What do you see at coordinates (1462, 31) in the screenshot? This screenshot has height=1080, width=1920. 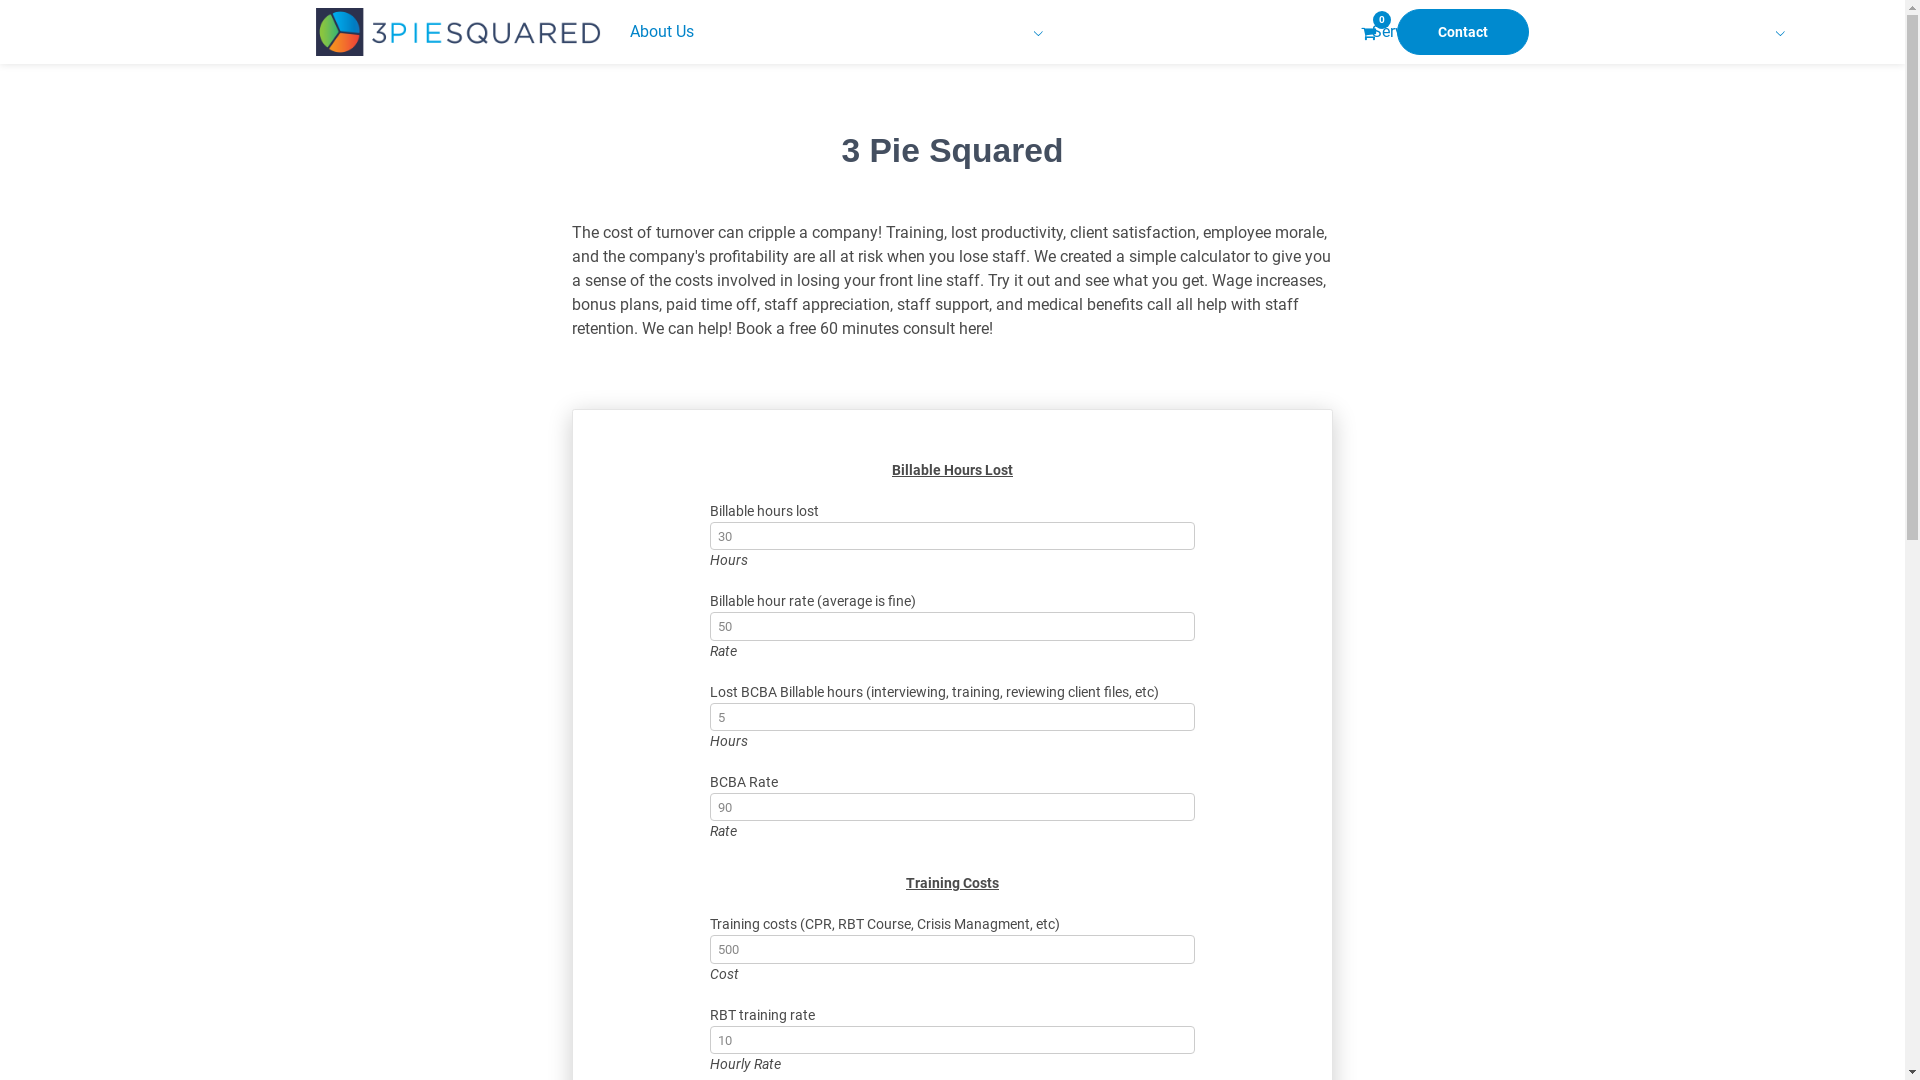 I see `'Contact'` at bounding box center [1462, 31].